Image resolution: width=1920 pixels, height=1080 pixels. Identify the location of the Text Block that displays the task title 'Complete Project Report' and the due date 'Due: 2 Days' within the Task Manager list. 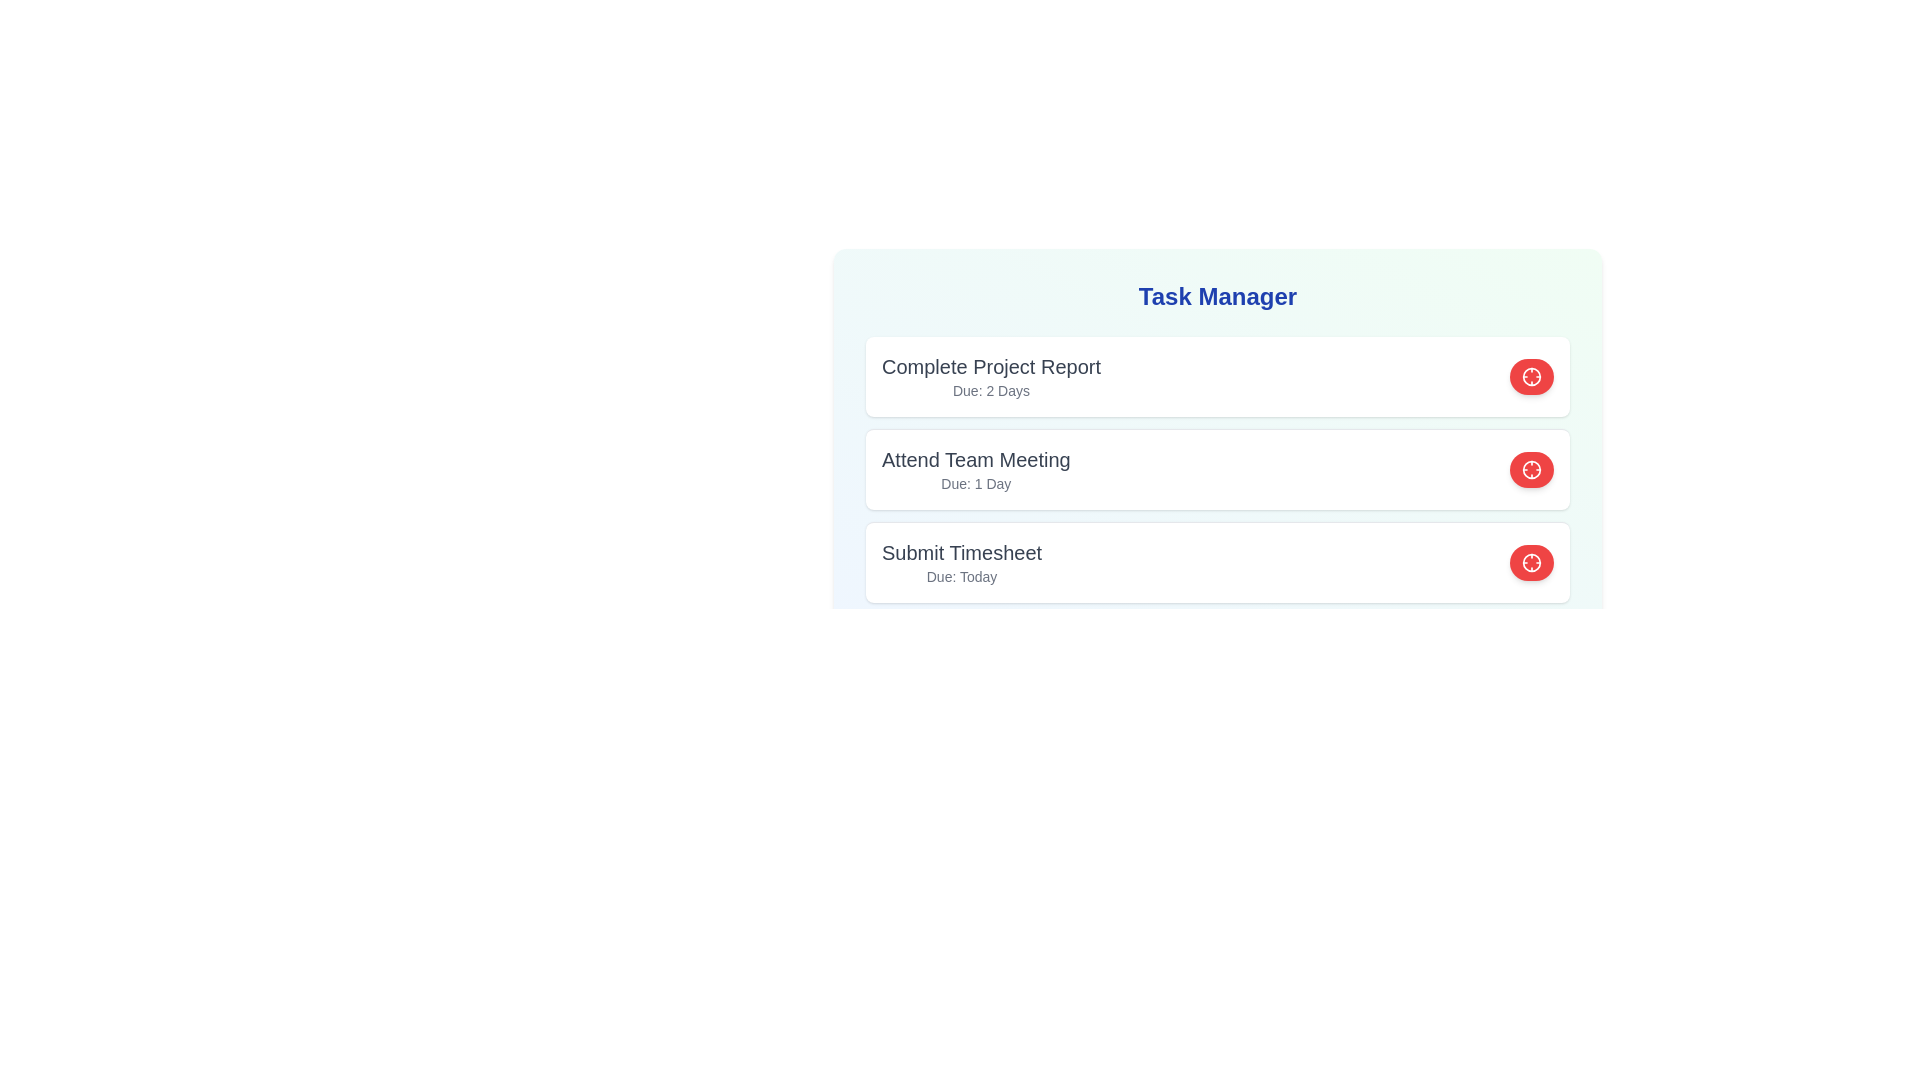
(991, 377).